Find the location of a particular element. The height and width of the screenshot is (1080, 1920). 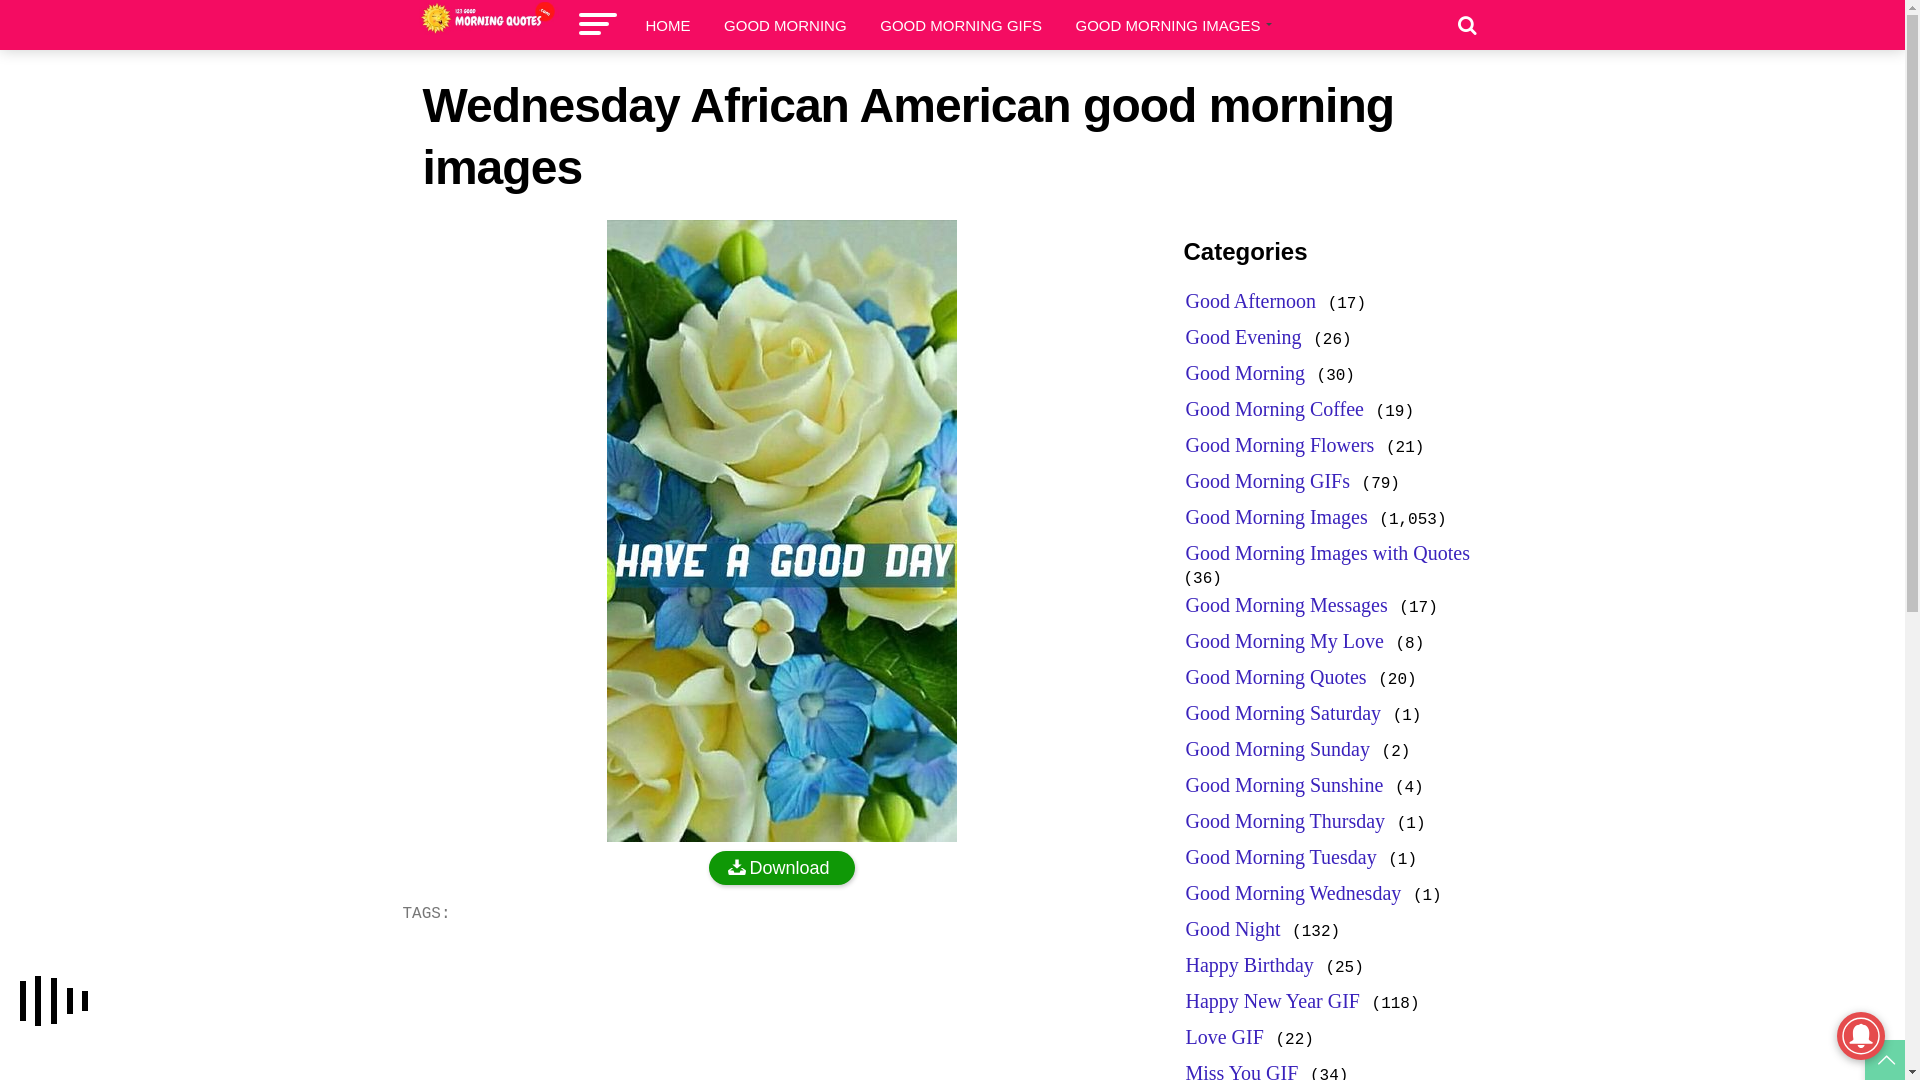

'Good Night' is located at coordinates (1232, 929).